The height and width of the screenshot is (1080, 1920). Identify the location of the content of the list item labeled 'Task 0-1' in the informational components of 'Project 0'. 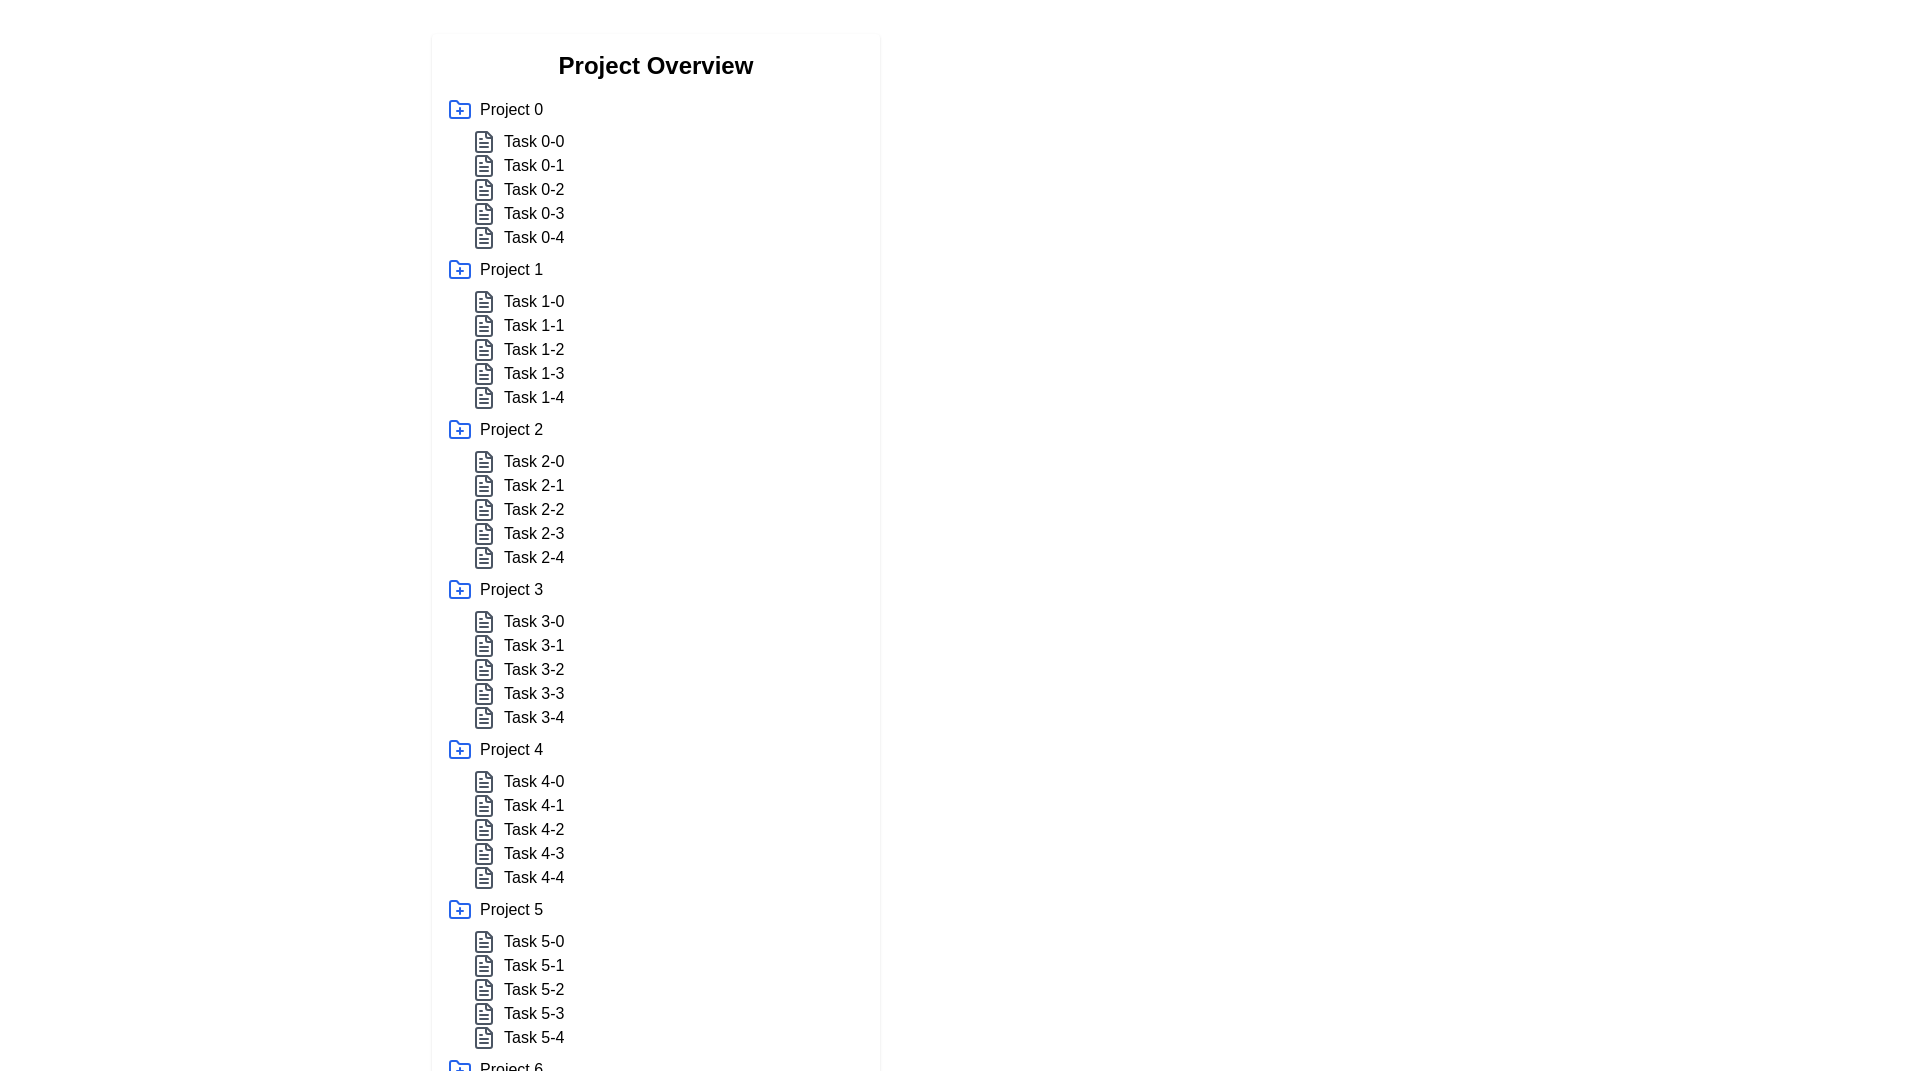
(667, 189).